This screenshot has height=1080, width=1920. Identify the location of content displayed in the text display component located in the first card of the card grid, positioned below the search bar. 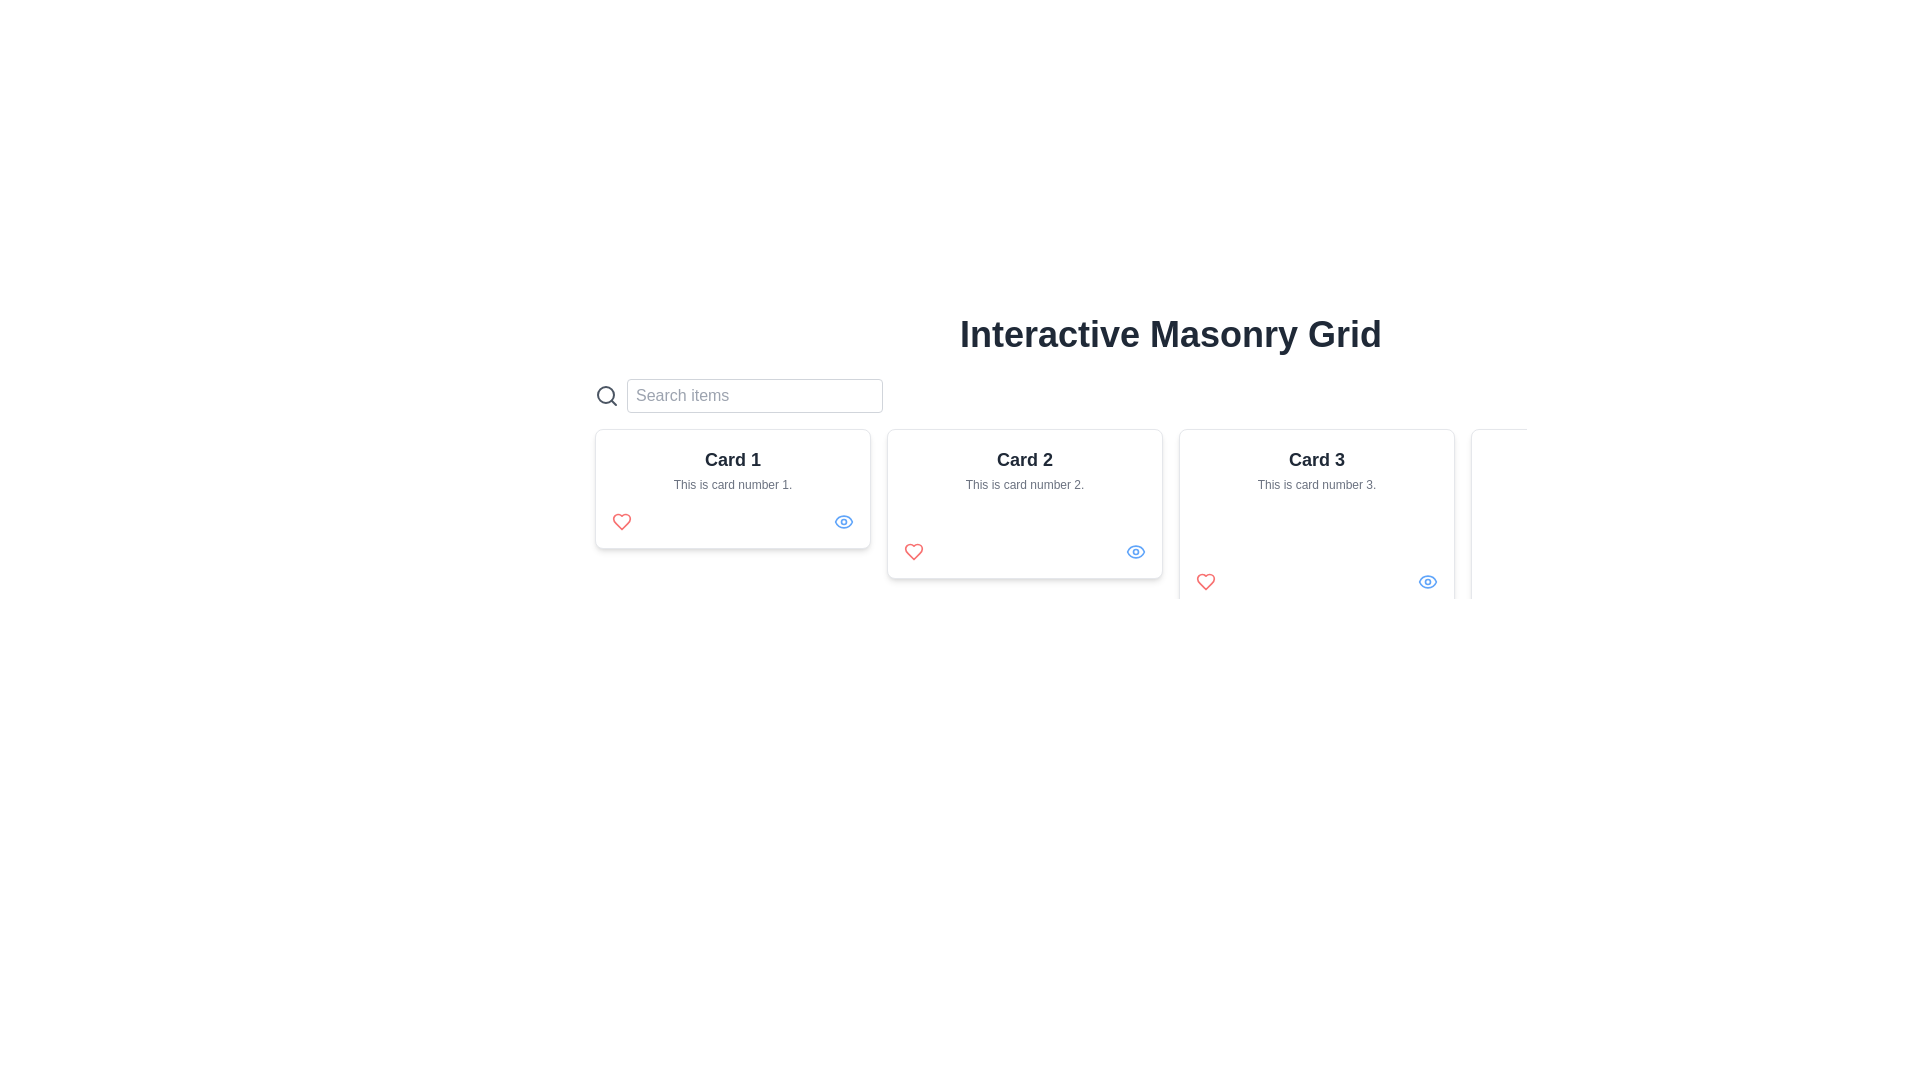
(732, 469).